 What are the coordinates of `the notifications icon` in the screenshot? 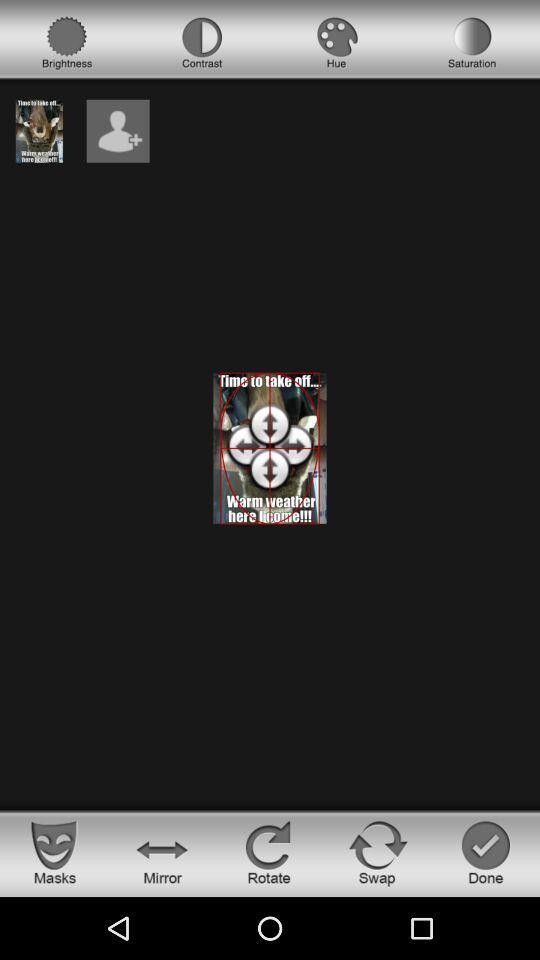 It's located at (472, 42).